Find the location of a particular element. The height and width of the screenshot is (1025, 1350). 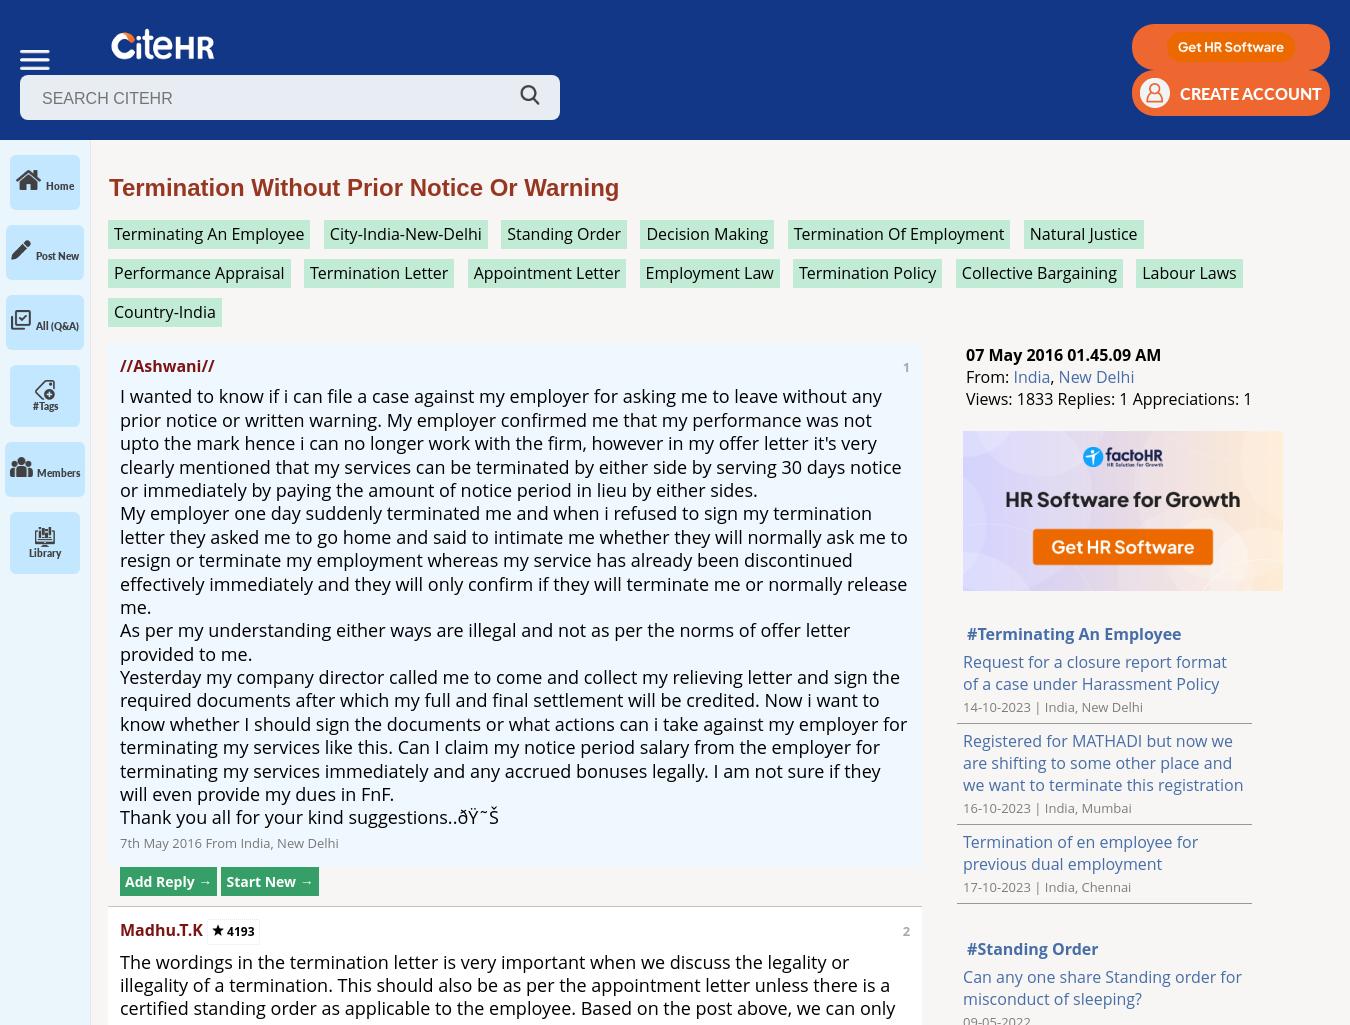

'India' is located at coordinates (1031, 376).